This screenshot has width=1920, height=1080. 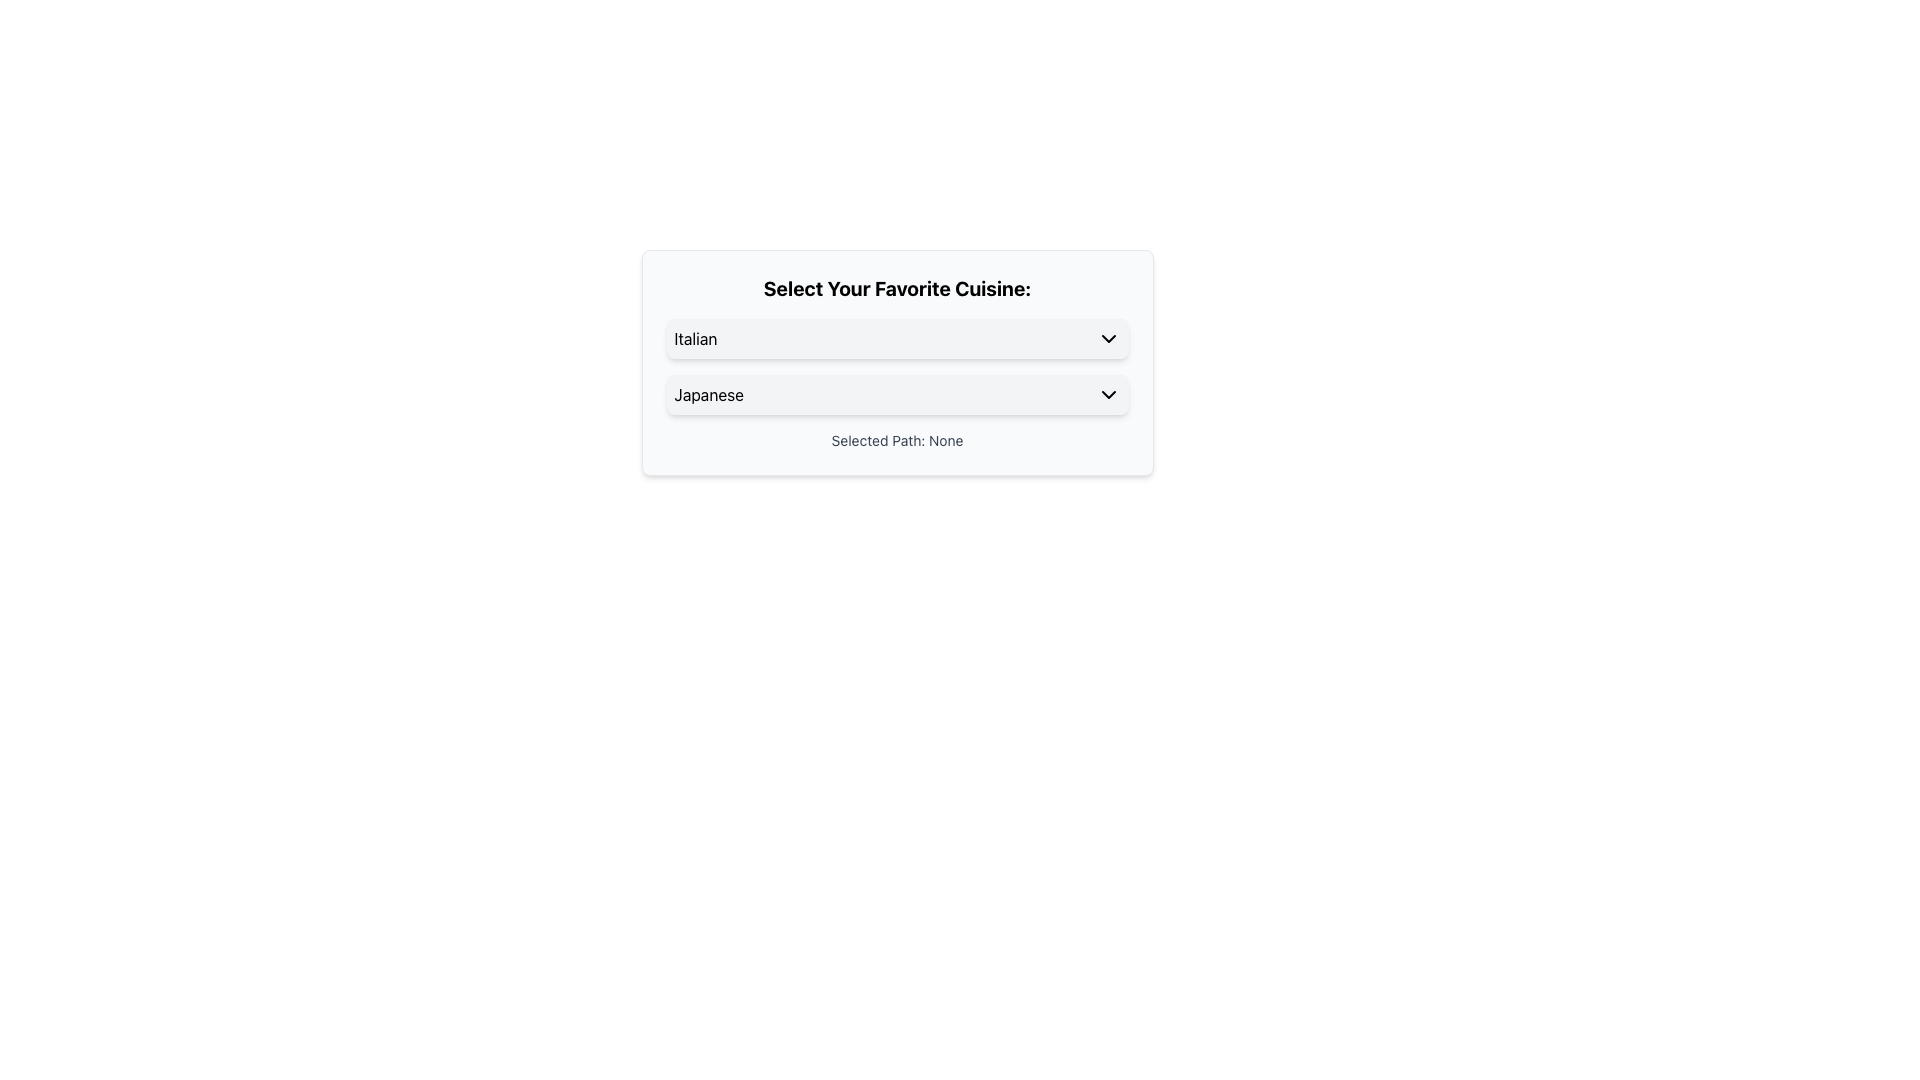 I want to click on the bold heading labeled 'Select Your Favorite Cuisine:' which is centrally aligned at the top of the card interface, so click(x=896, y=289).